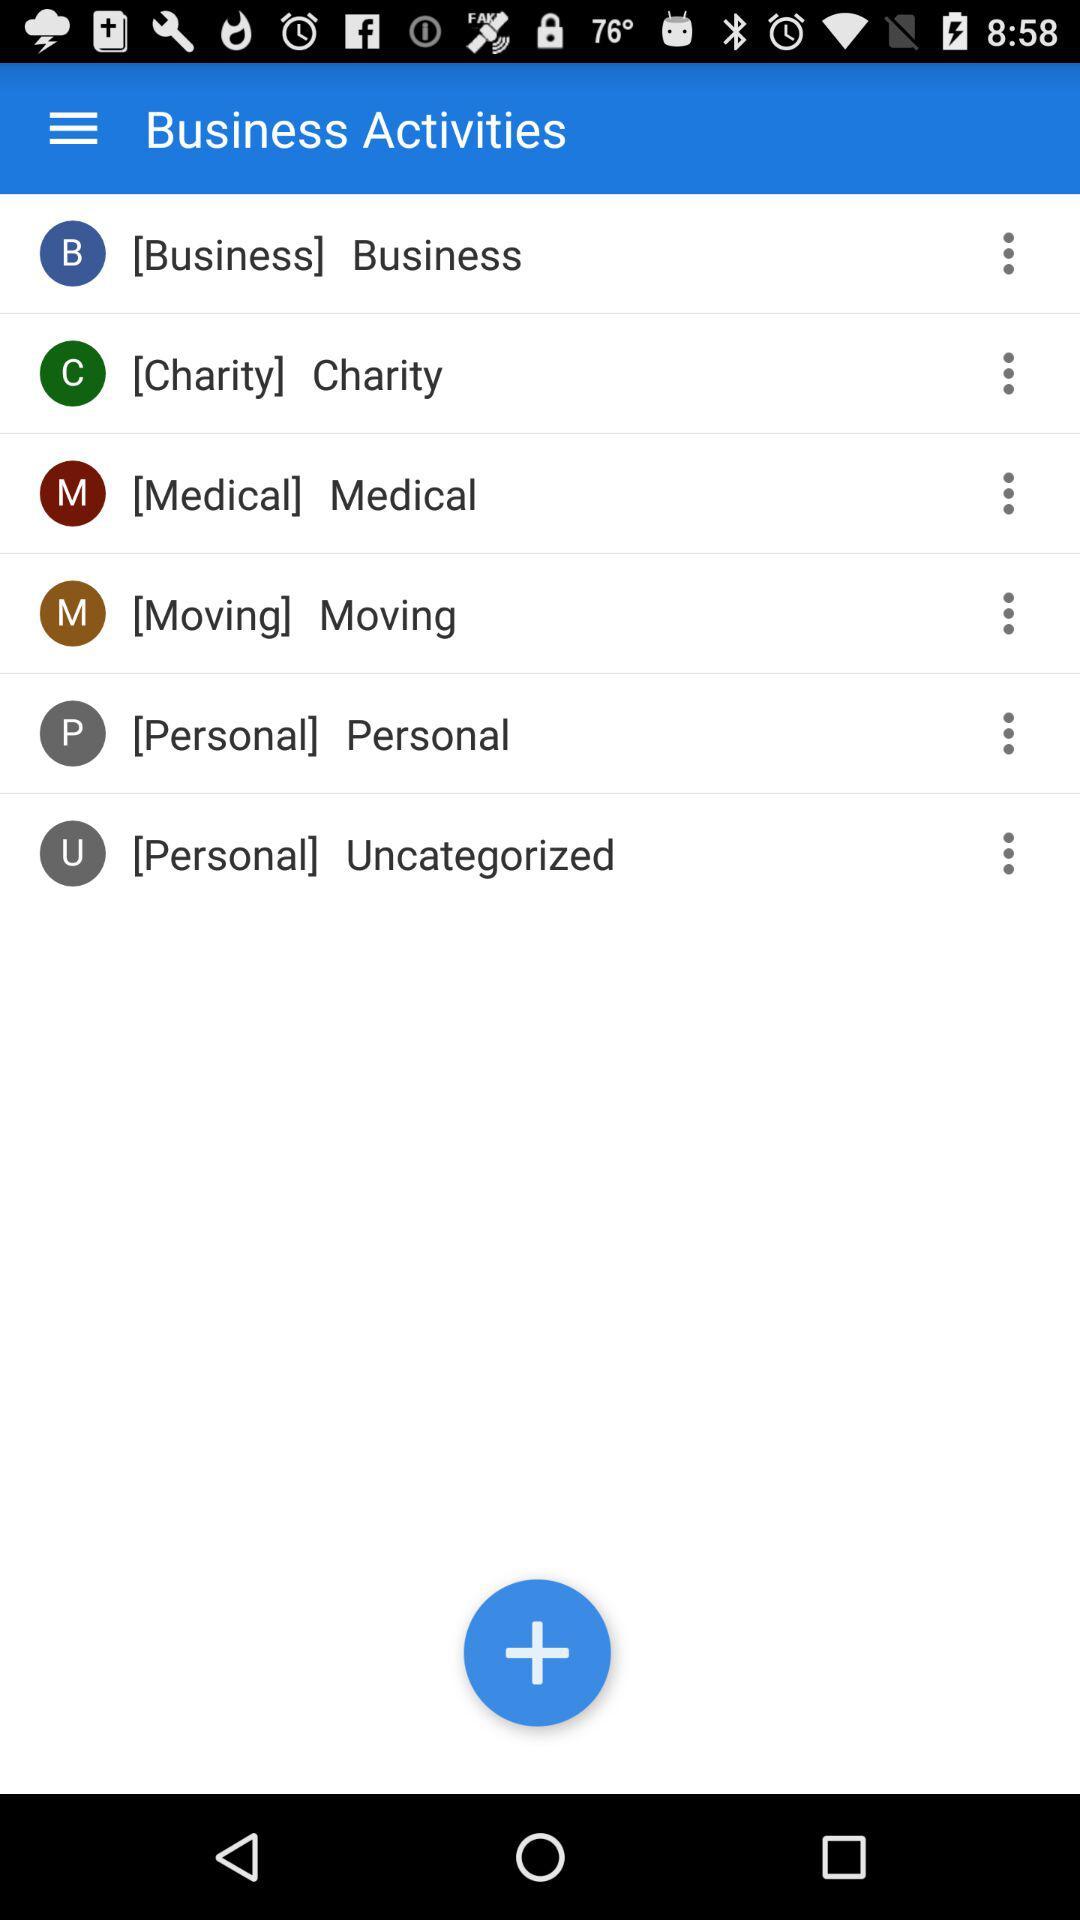  What do you see at coordinates (1015, 853) in the screenshot?
I see `change setting of uncategorized business activity` at bounding box center [1015, 853].